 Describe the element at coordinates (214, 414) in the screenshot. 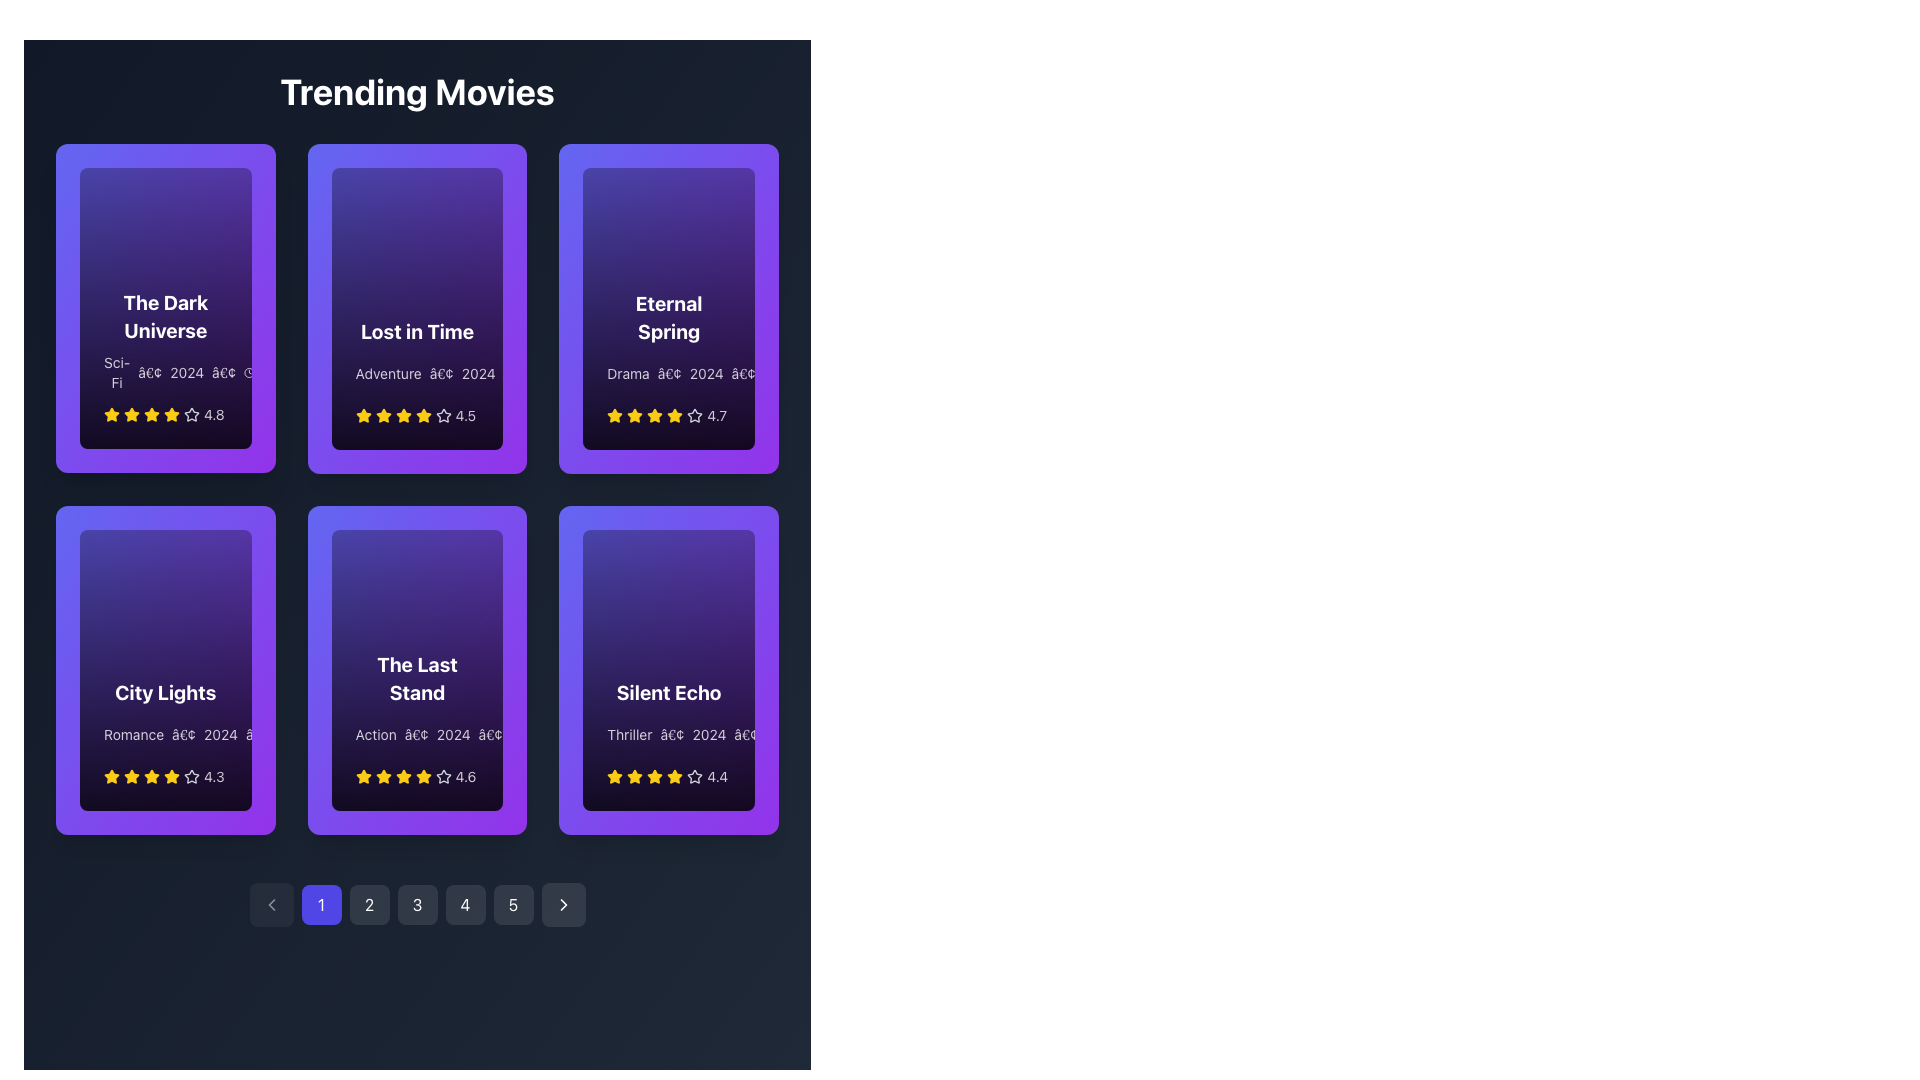

I see `the static text display showing the value '4.8', which is styled in light white color and positioned to the right of yellow stars in the rating component of the movie card for 'The Dark Universe'` at that location.